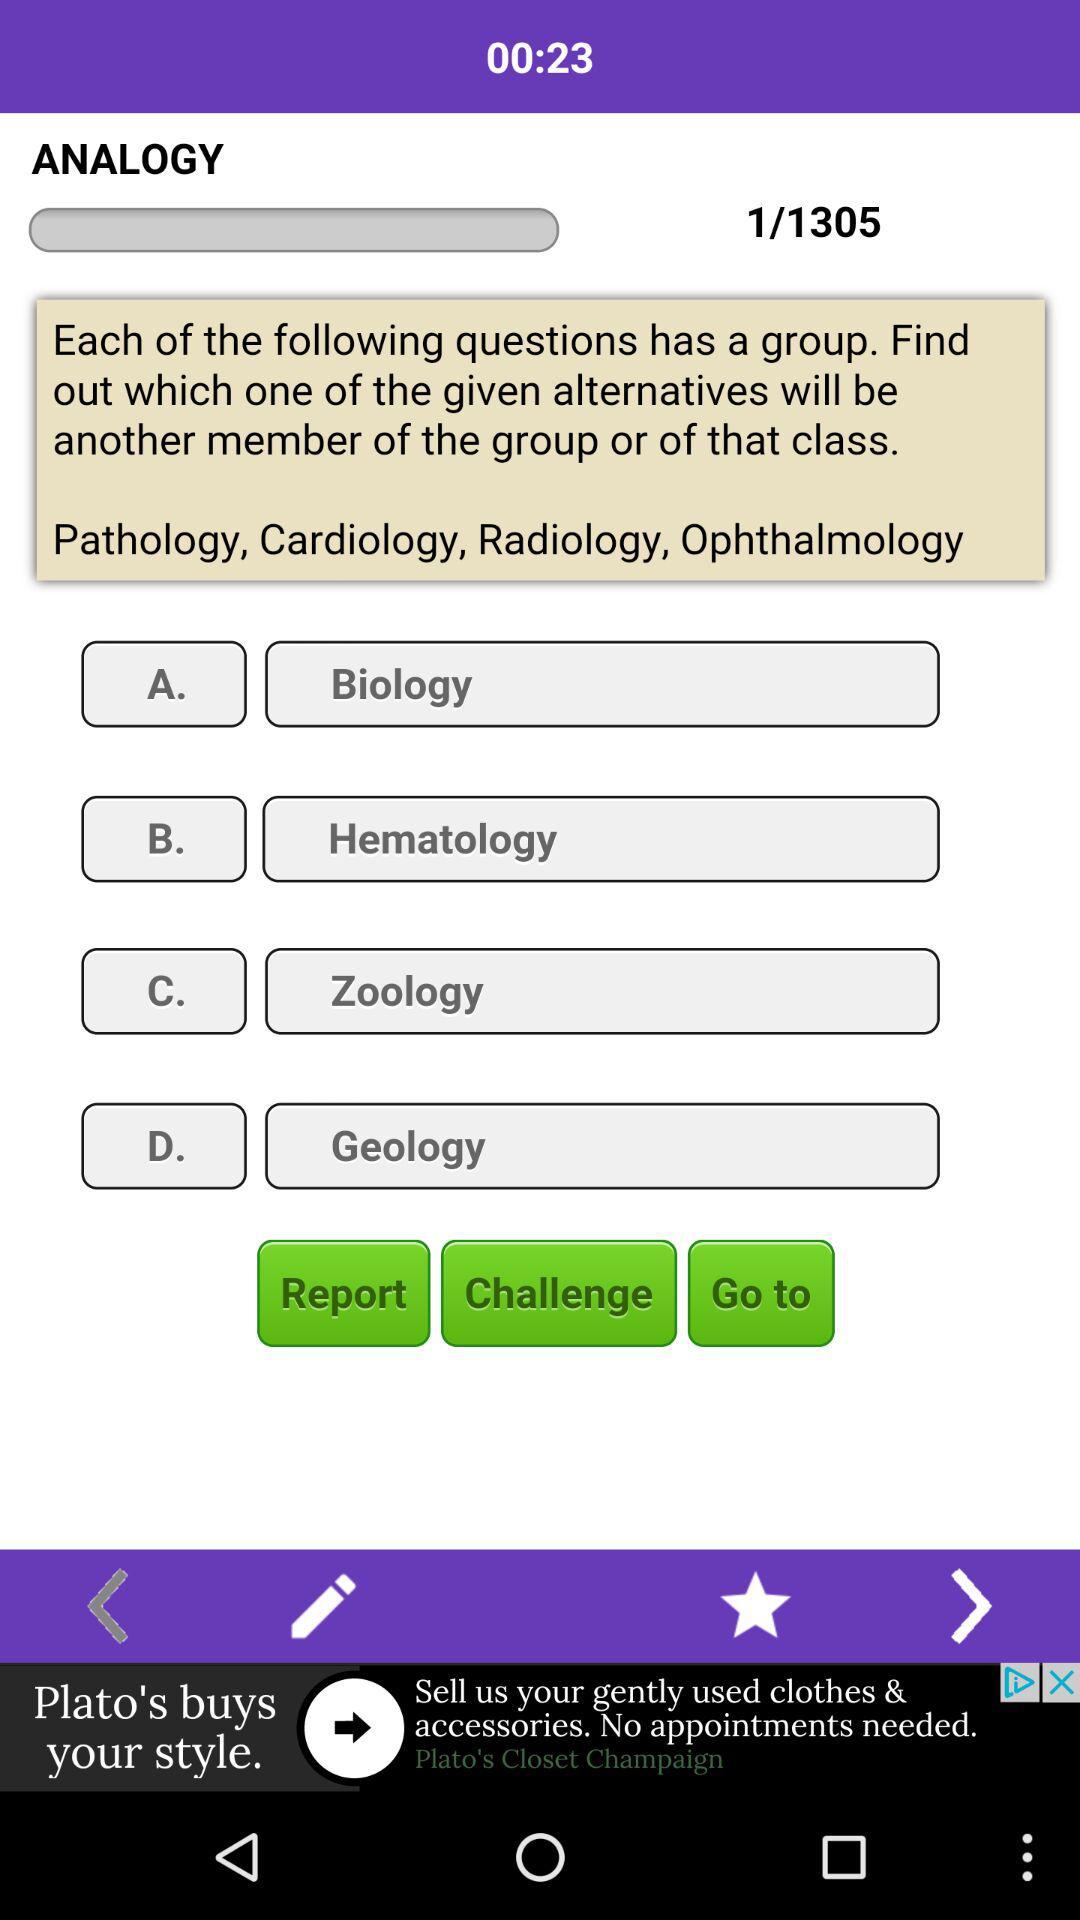  I want to click on previous page, so click(107, 1606).